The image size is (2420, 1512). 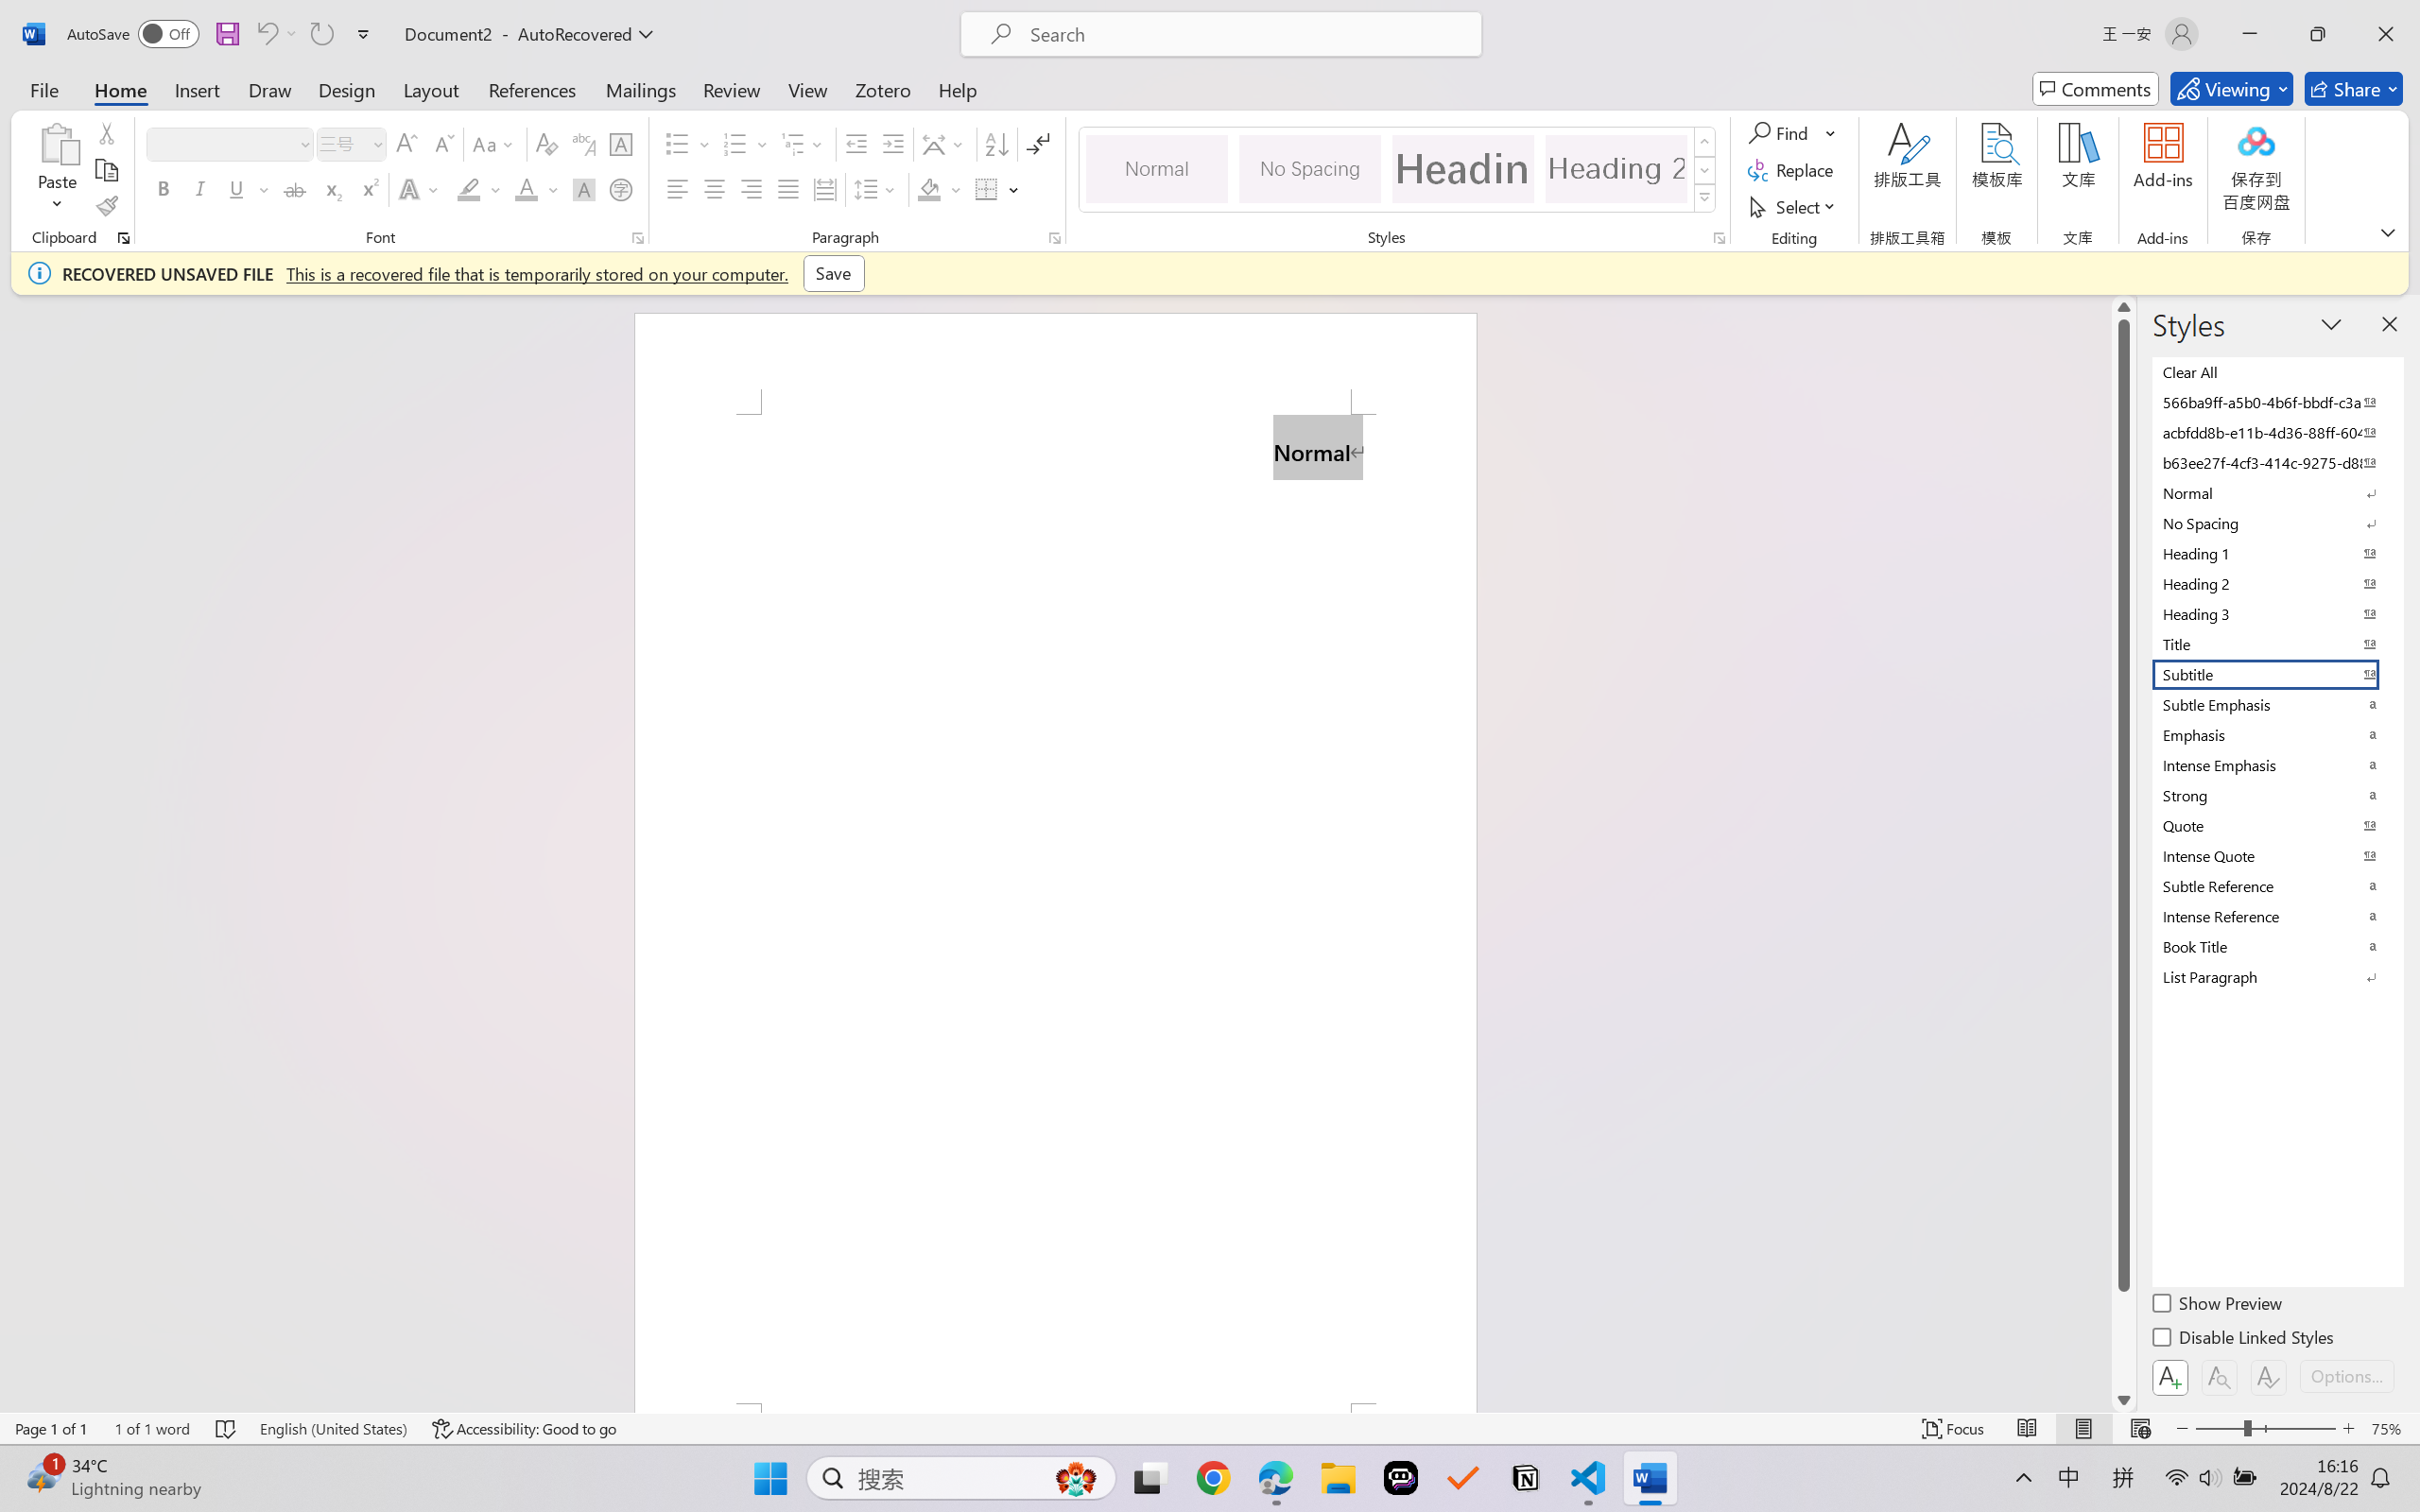 I want to click on 'Options...', so click(x=2344, y=1375).